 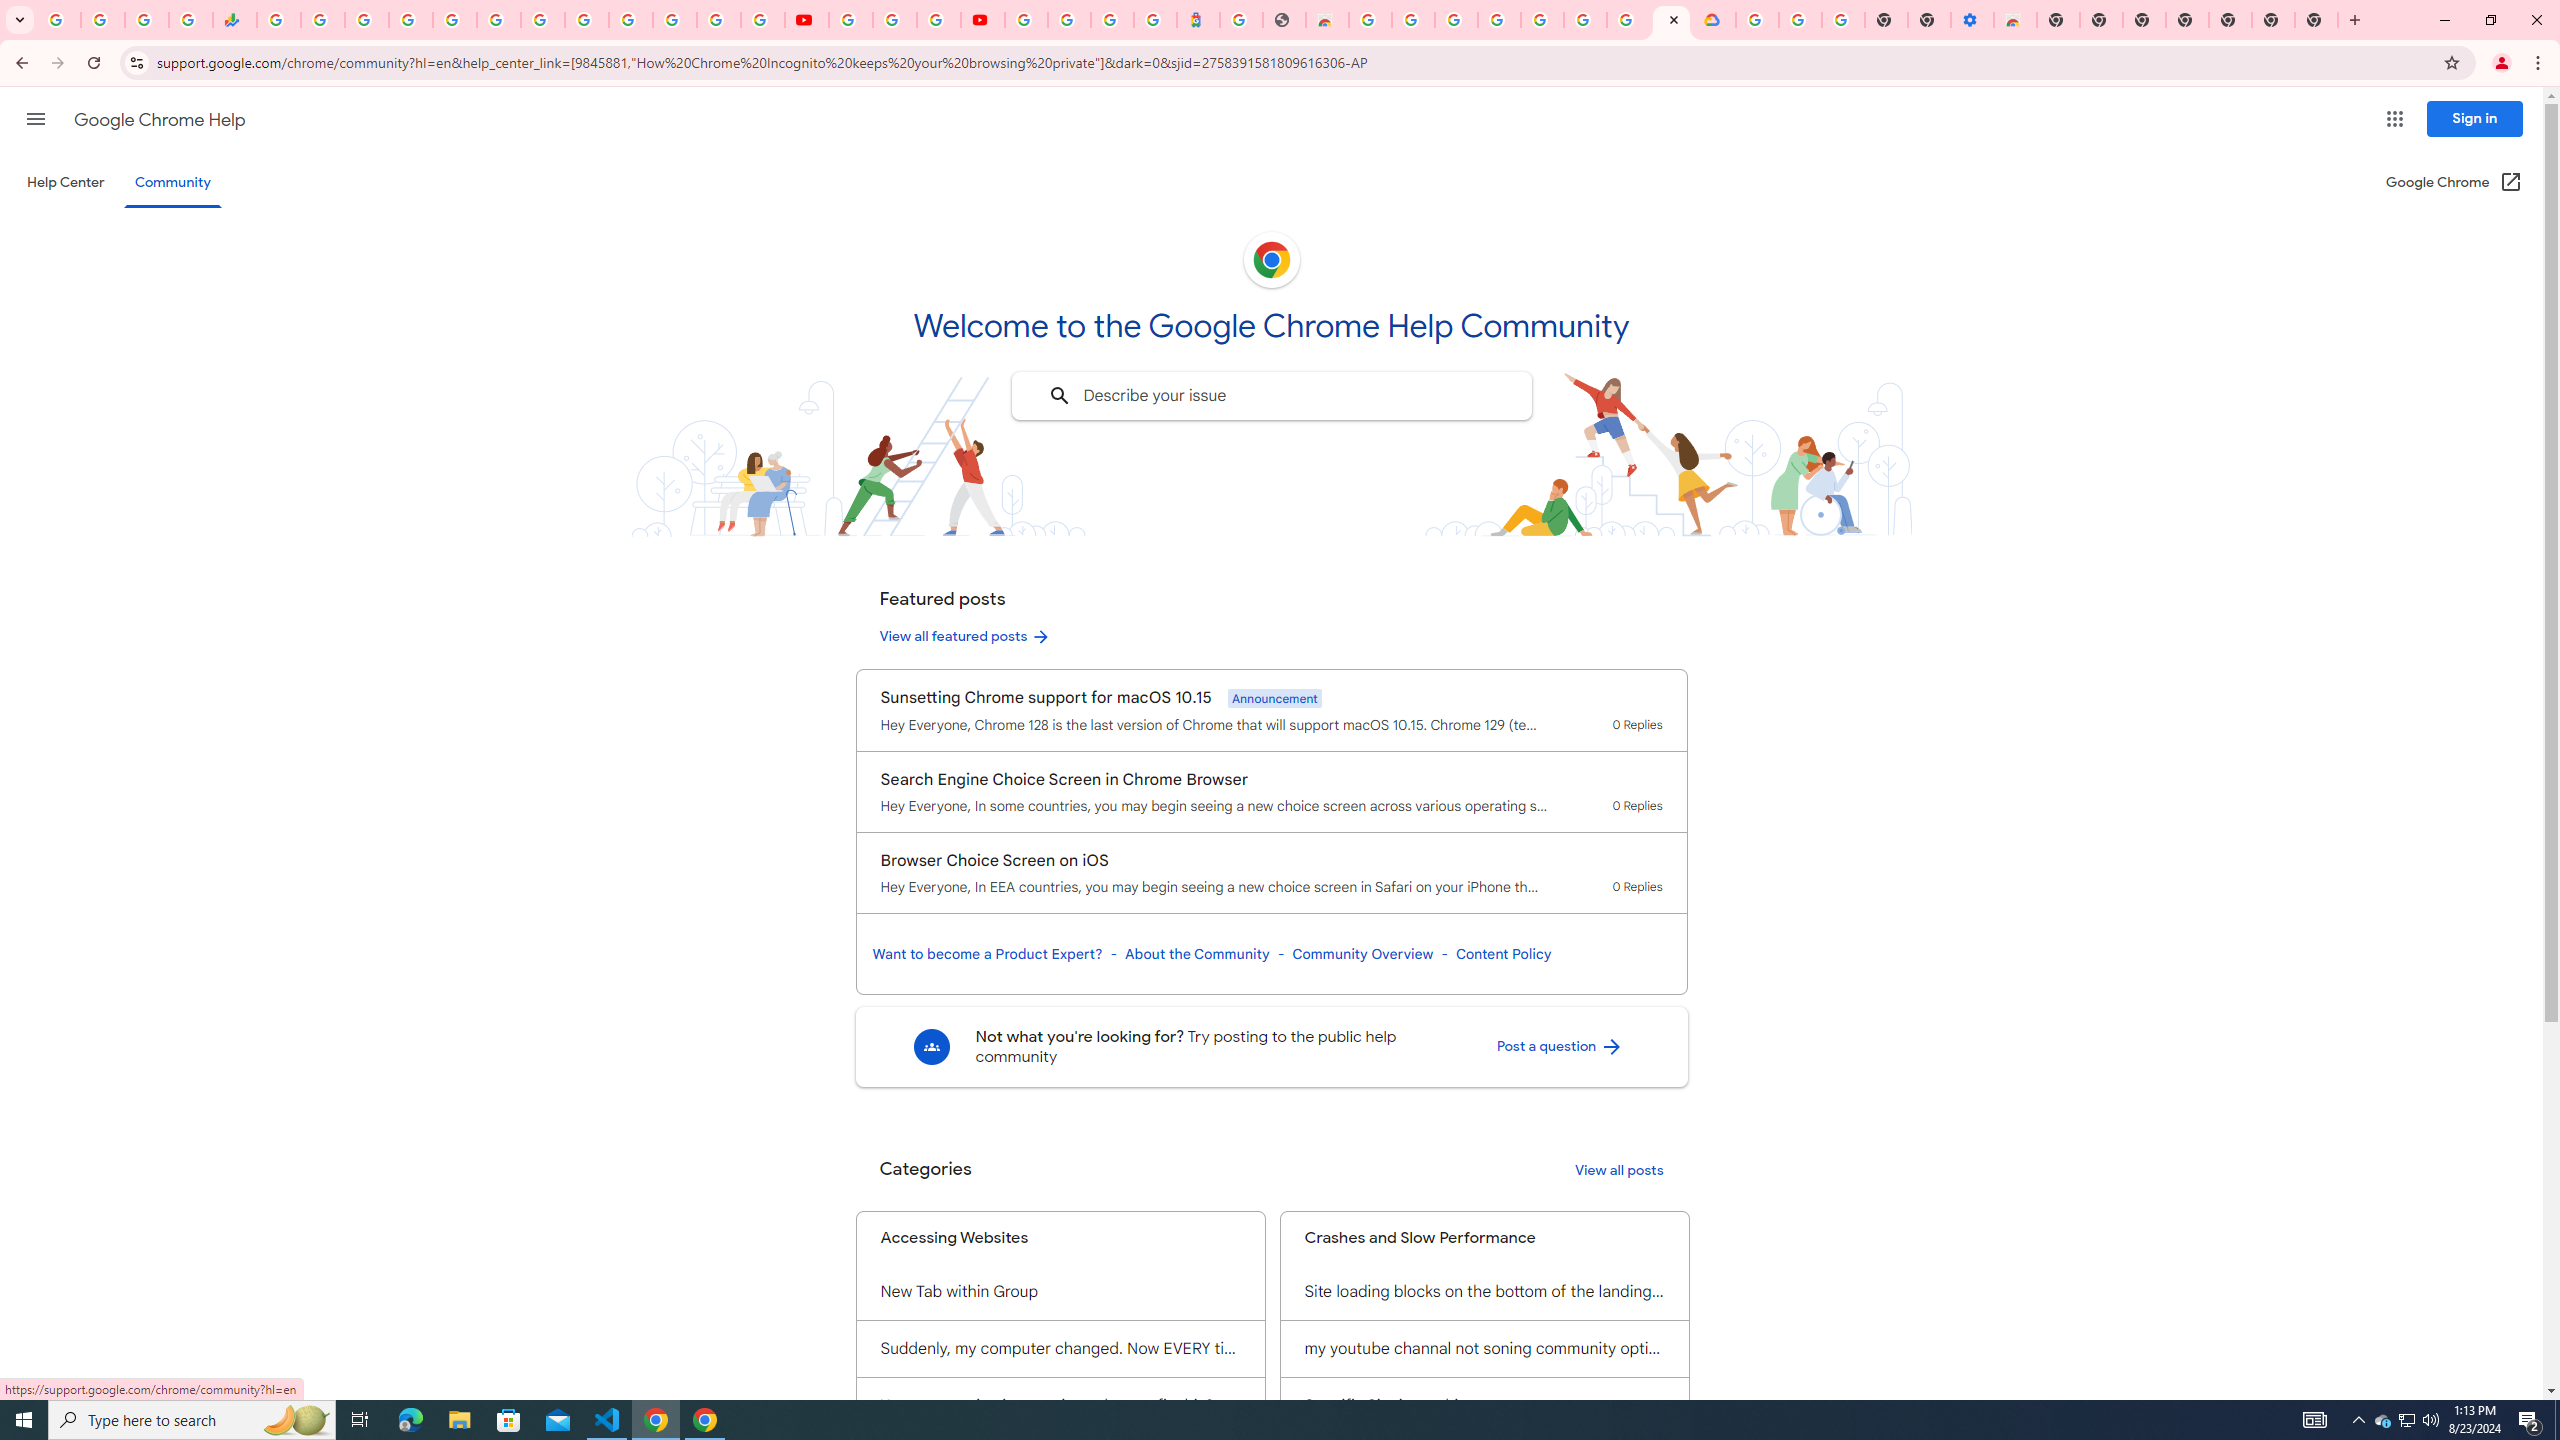 I want to click on 'YouTube', so click(x=806, y=19).